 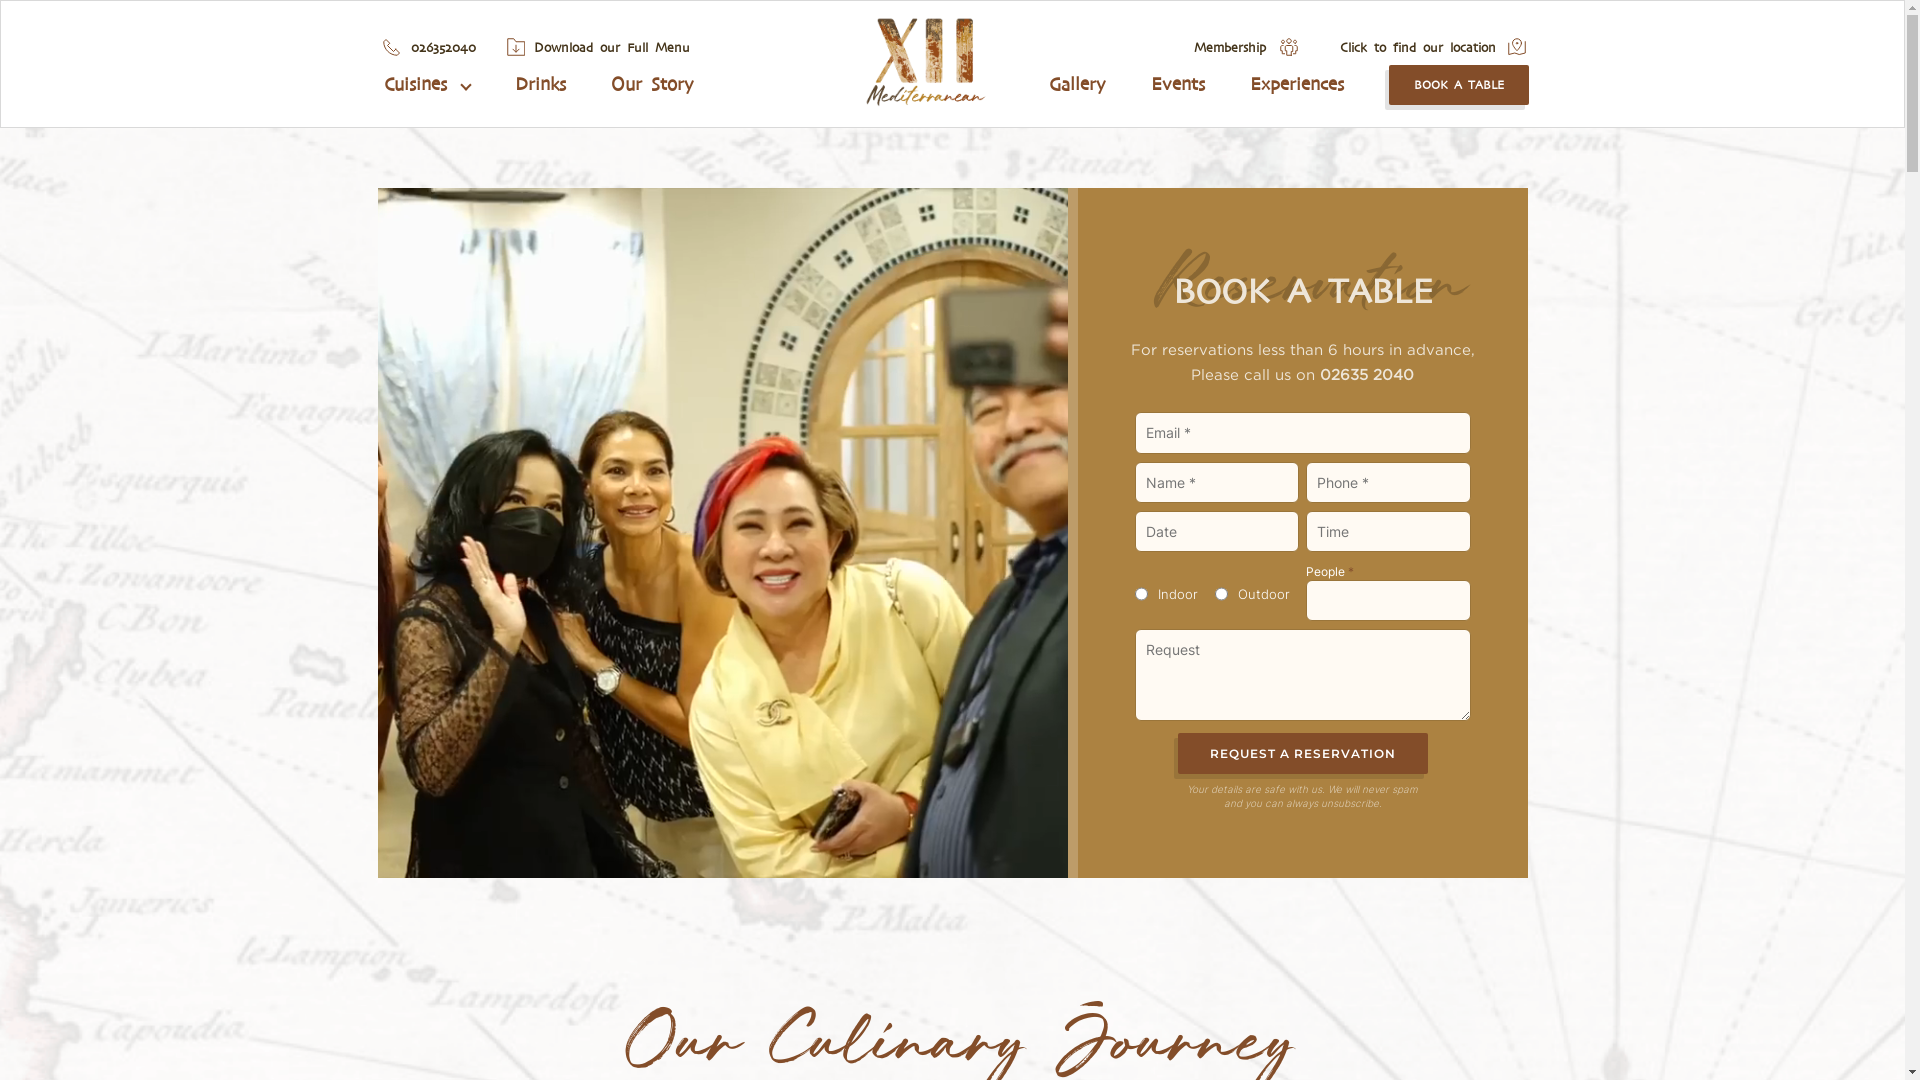 I want to click on '026352040', so click(x=441, y=46).